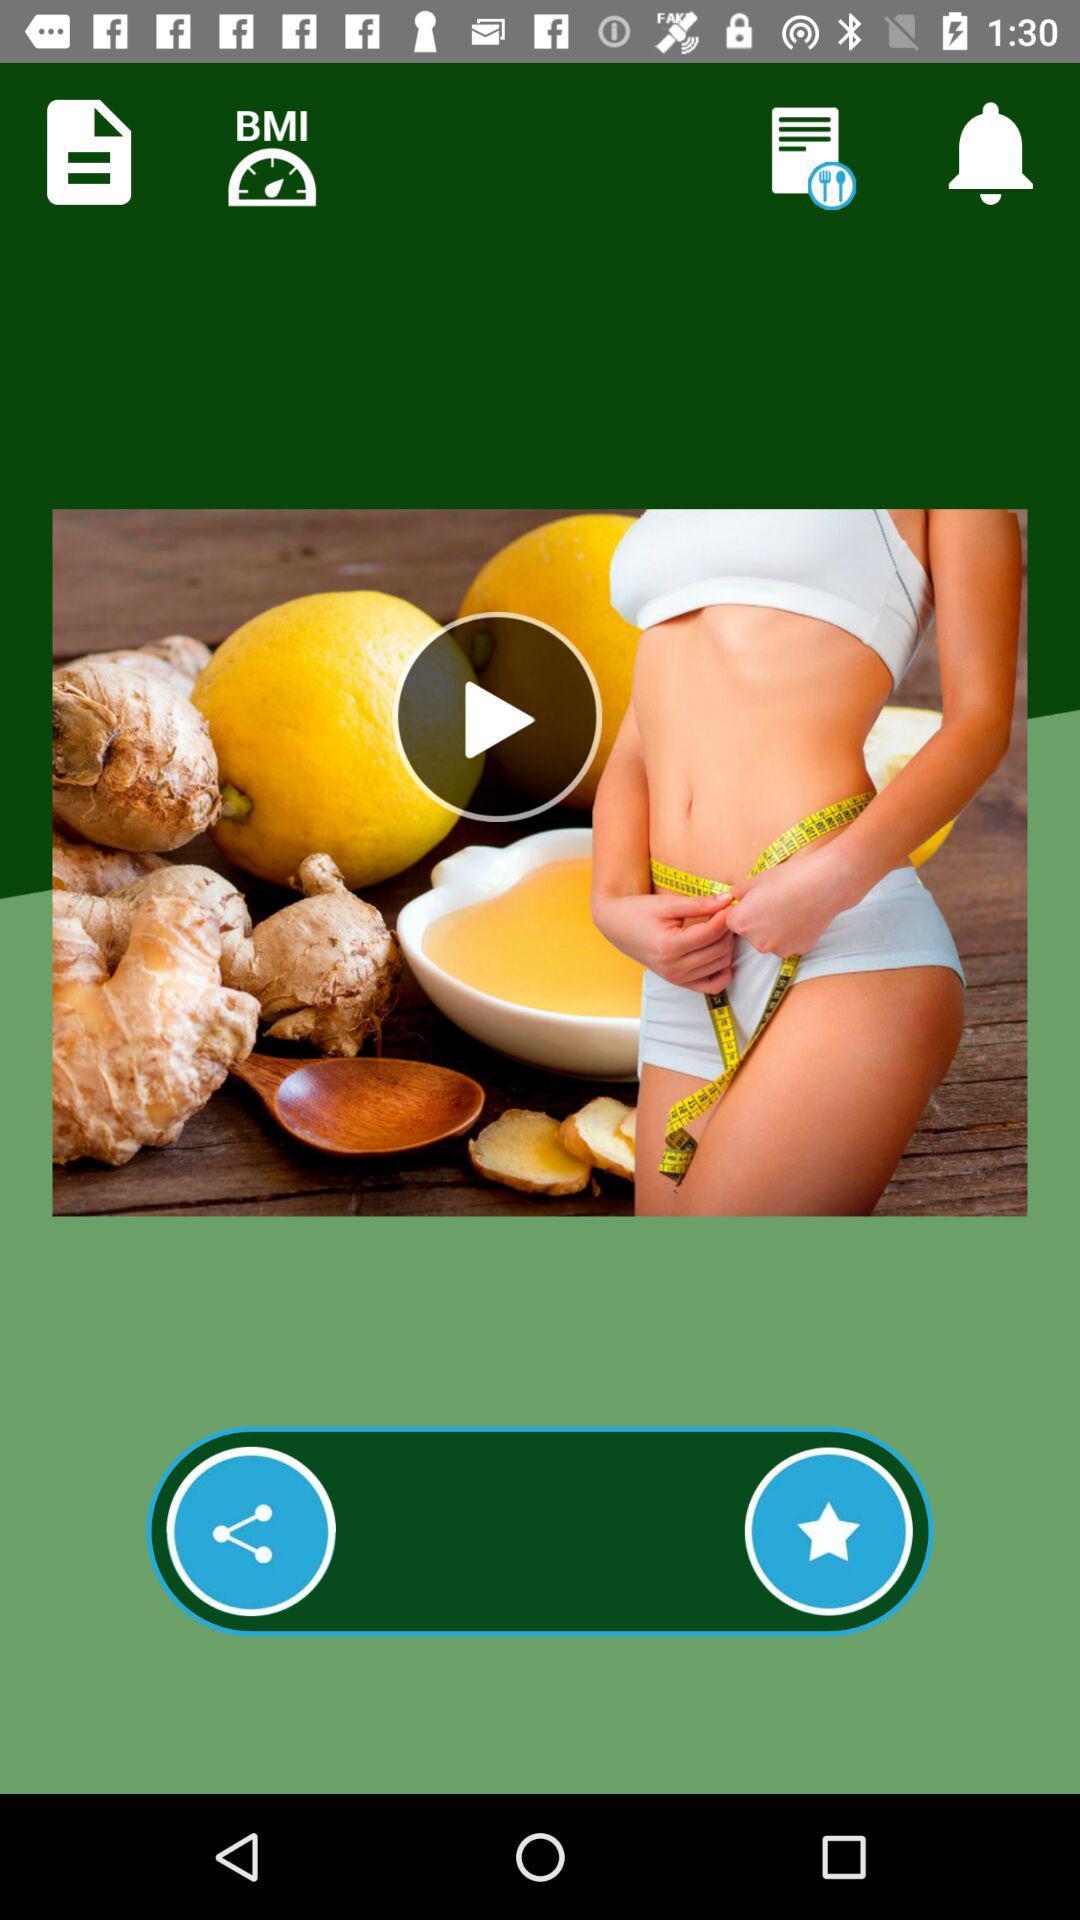  Describe the element at coordinates (828, 1530) in the screenshot. I see `this video` at that location.